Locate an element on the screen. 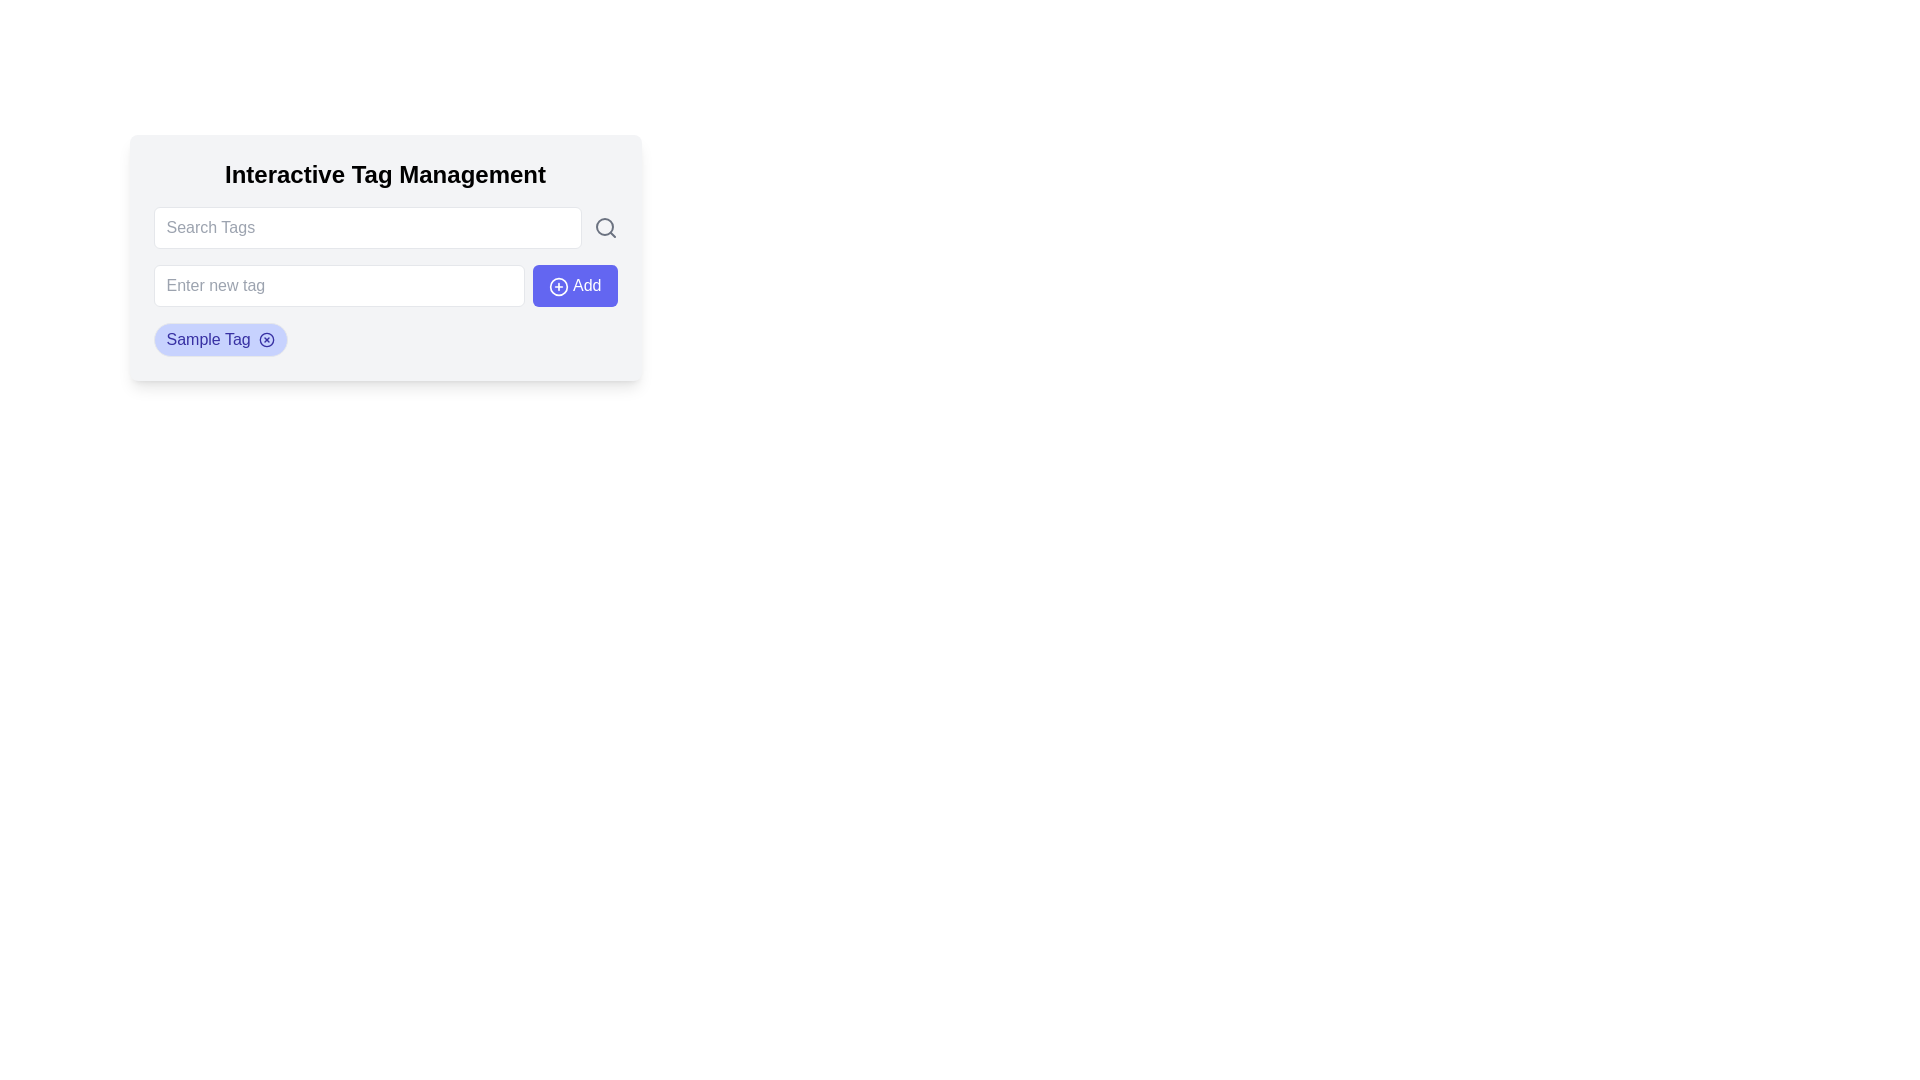 This screenshot has width=1920, height=1080. the circular border of the close icon associated with the 'Sample Tag' button located in the bottom-left of the tag management interface is located at coordinates (265, 338).